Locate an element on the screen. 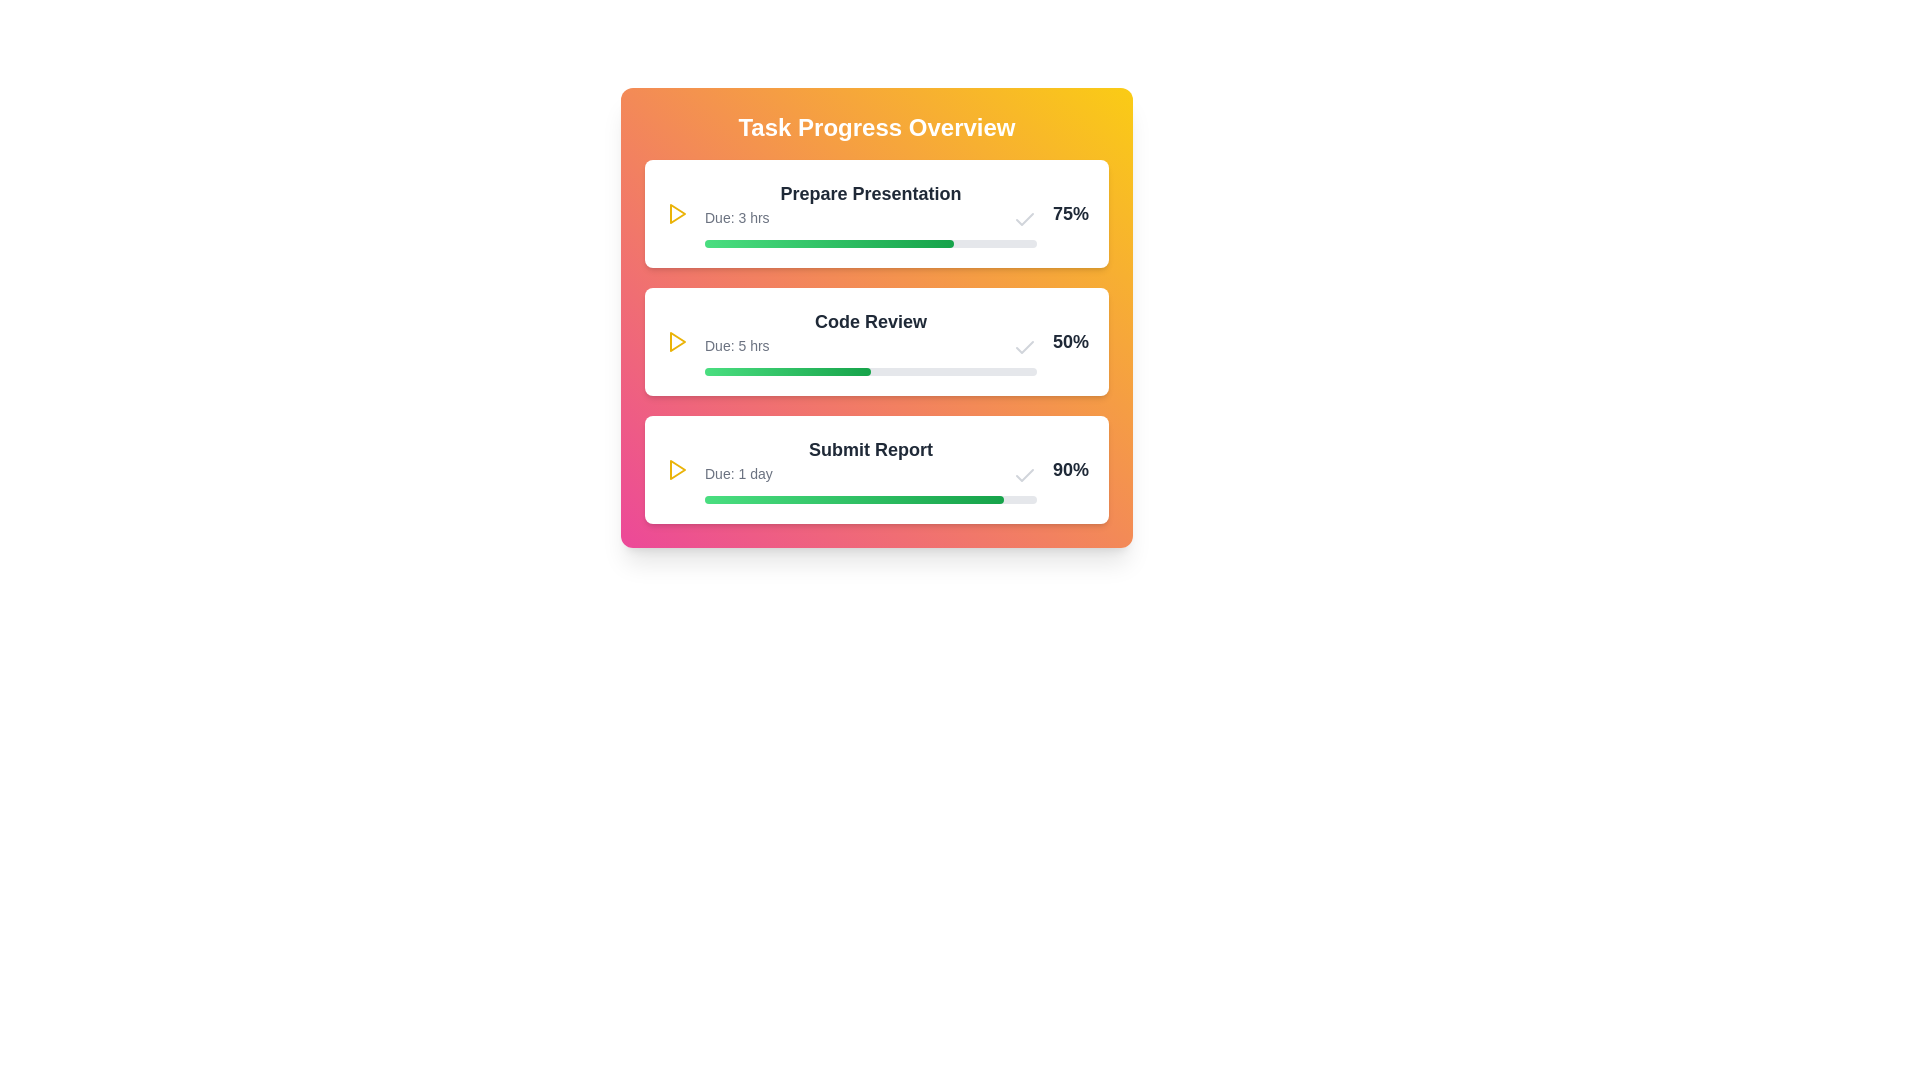  the play icon button styled as a play symbol, located next to the 'Due: 5 hrs' label for the 'Code Review' task is located at coordinates (677, 341).